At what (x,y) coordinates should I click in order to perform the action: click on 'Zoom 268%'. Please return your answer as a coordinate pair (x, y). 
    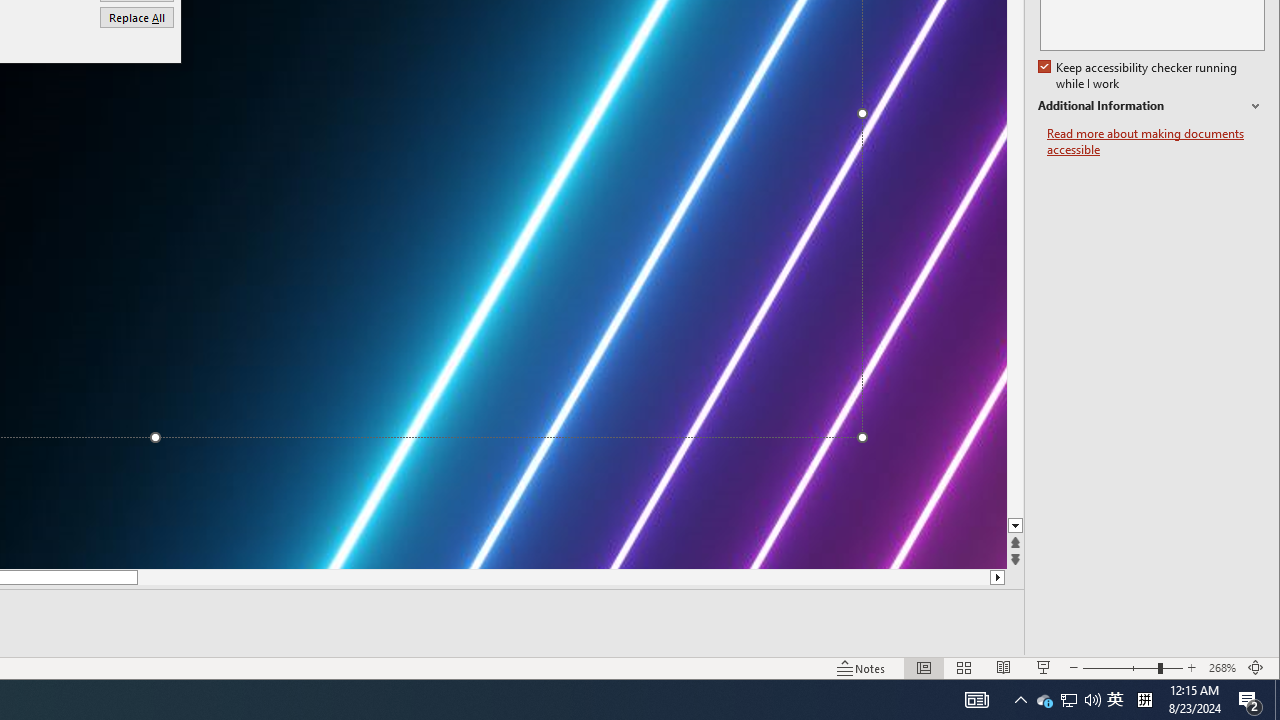
    Looking at the image, I should click on (1221, 668).